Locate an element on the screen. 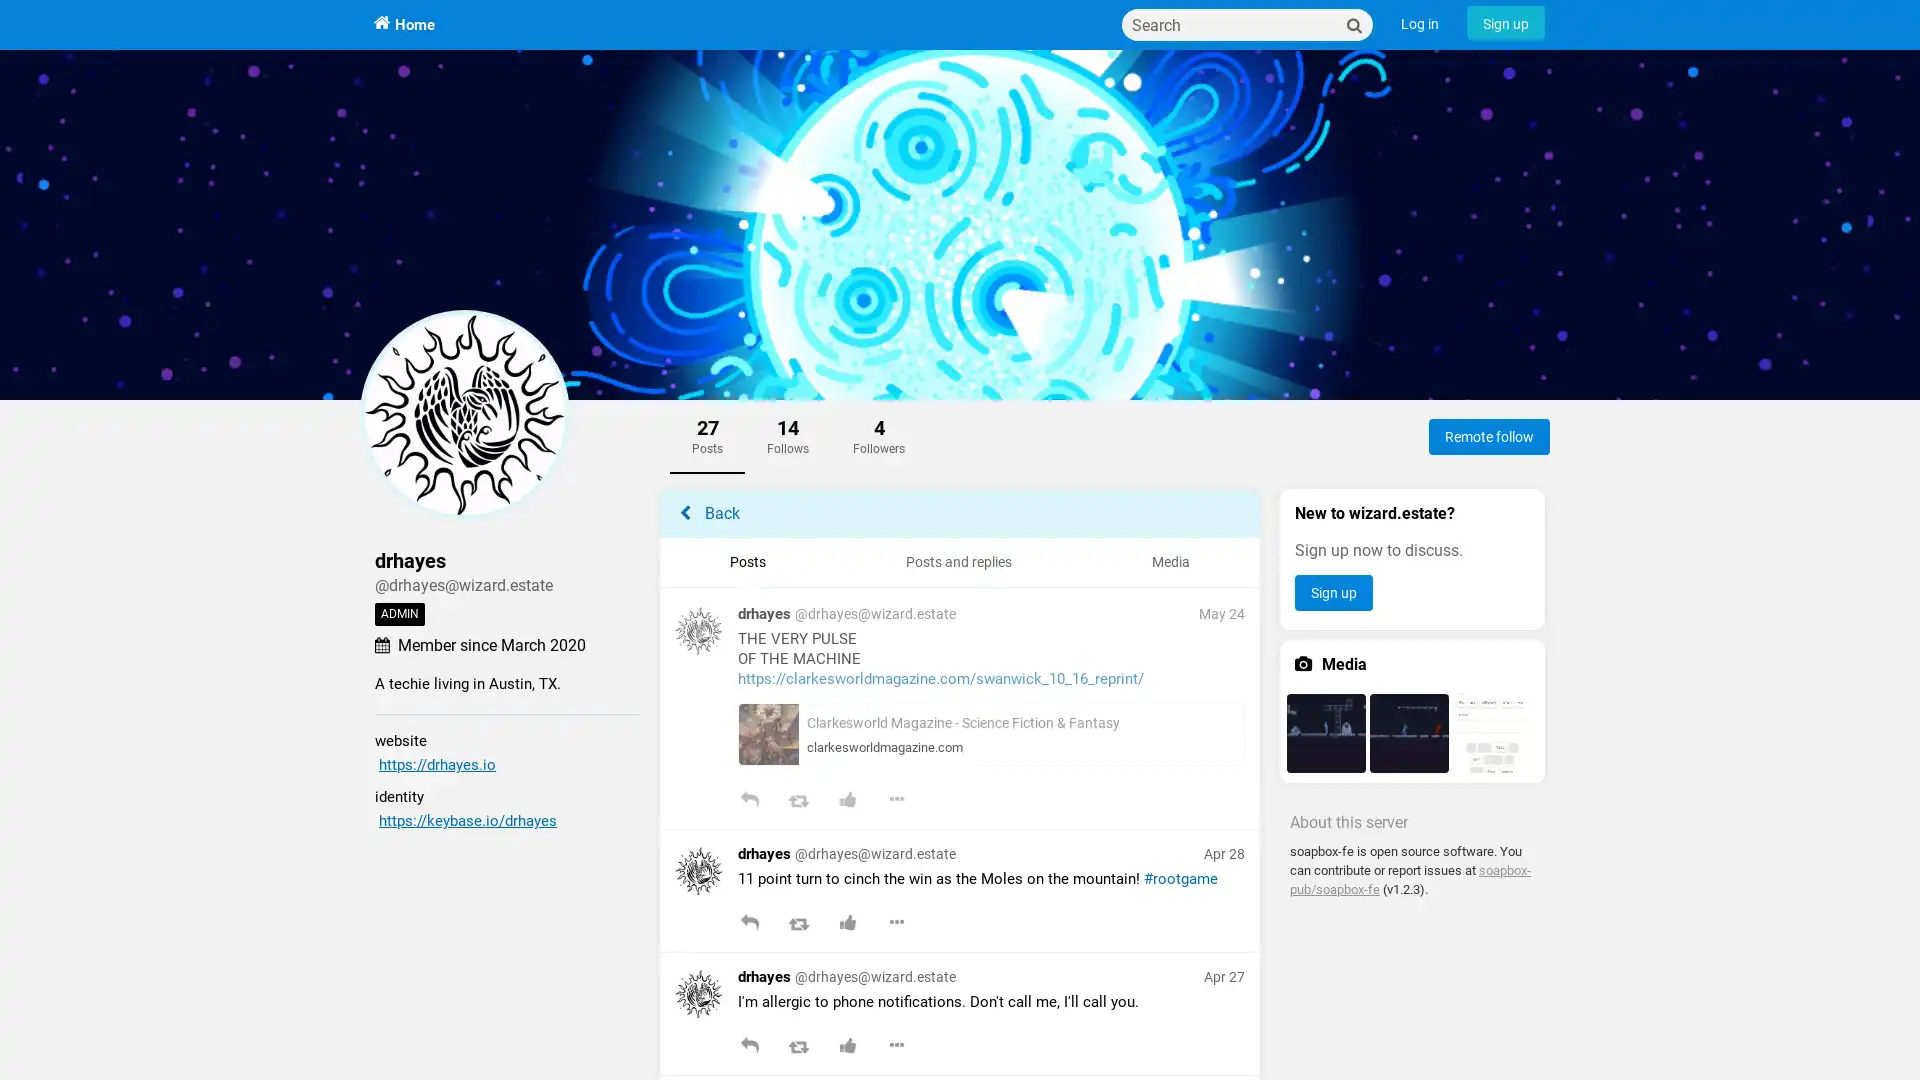 The width and height of the screenshot is (1920, 1080). More is located at coordinates (895, 1047).